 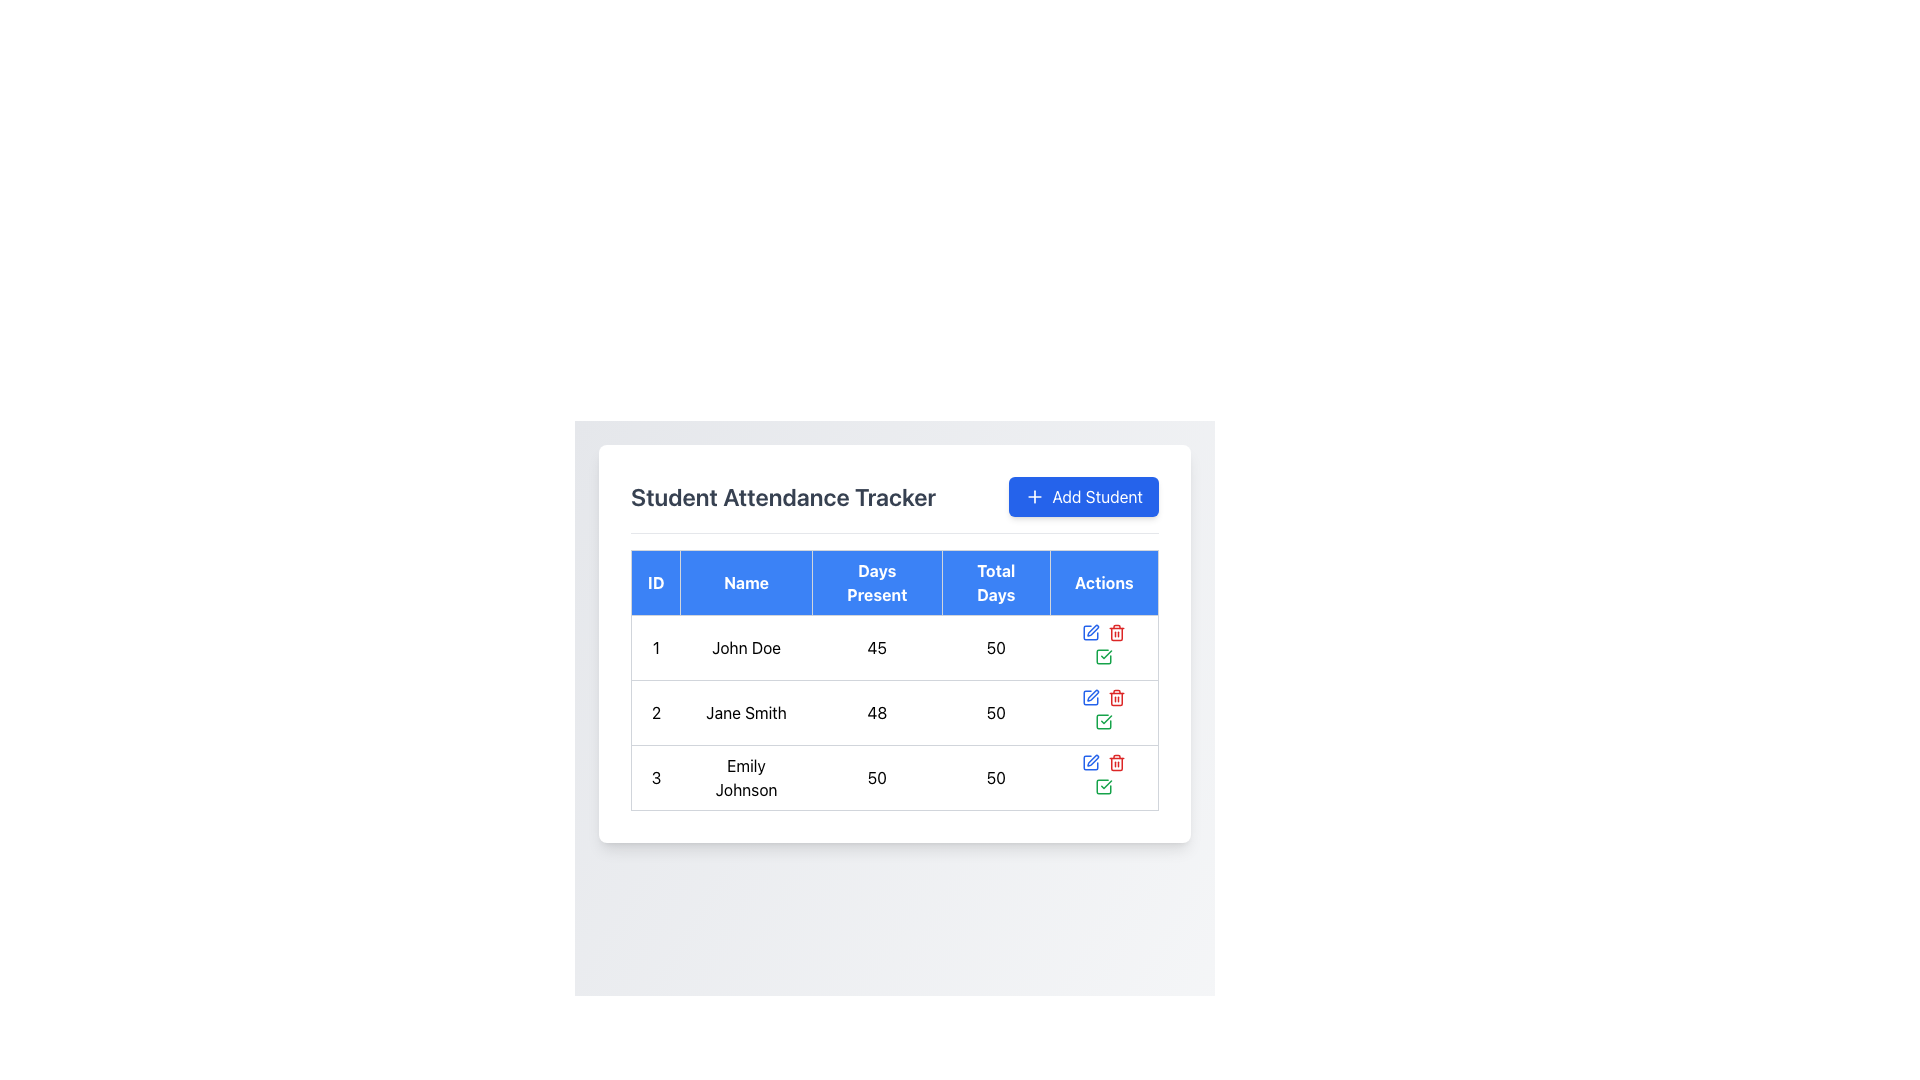 I want to click on the edit icon in the 'Actions' column of the second row corresponding to the 'Jane Smith' entry, so click(x=1092, y=630).